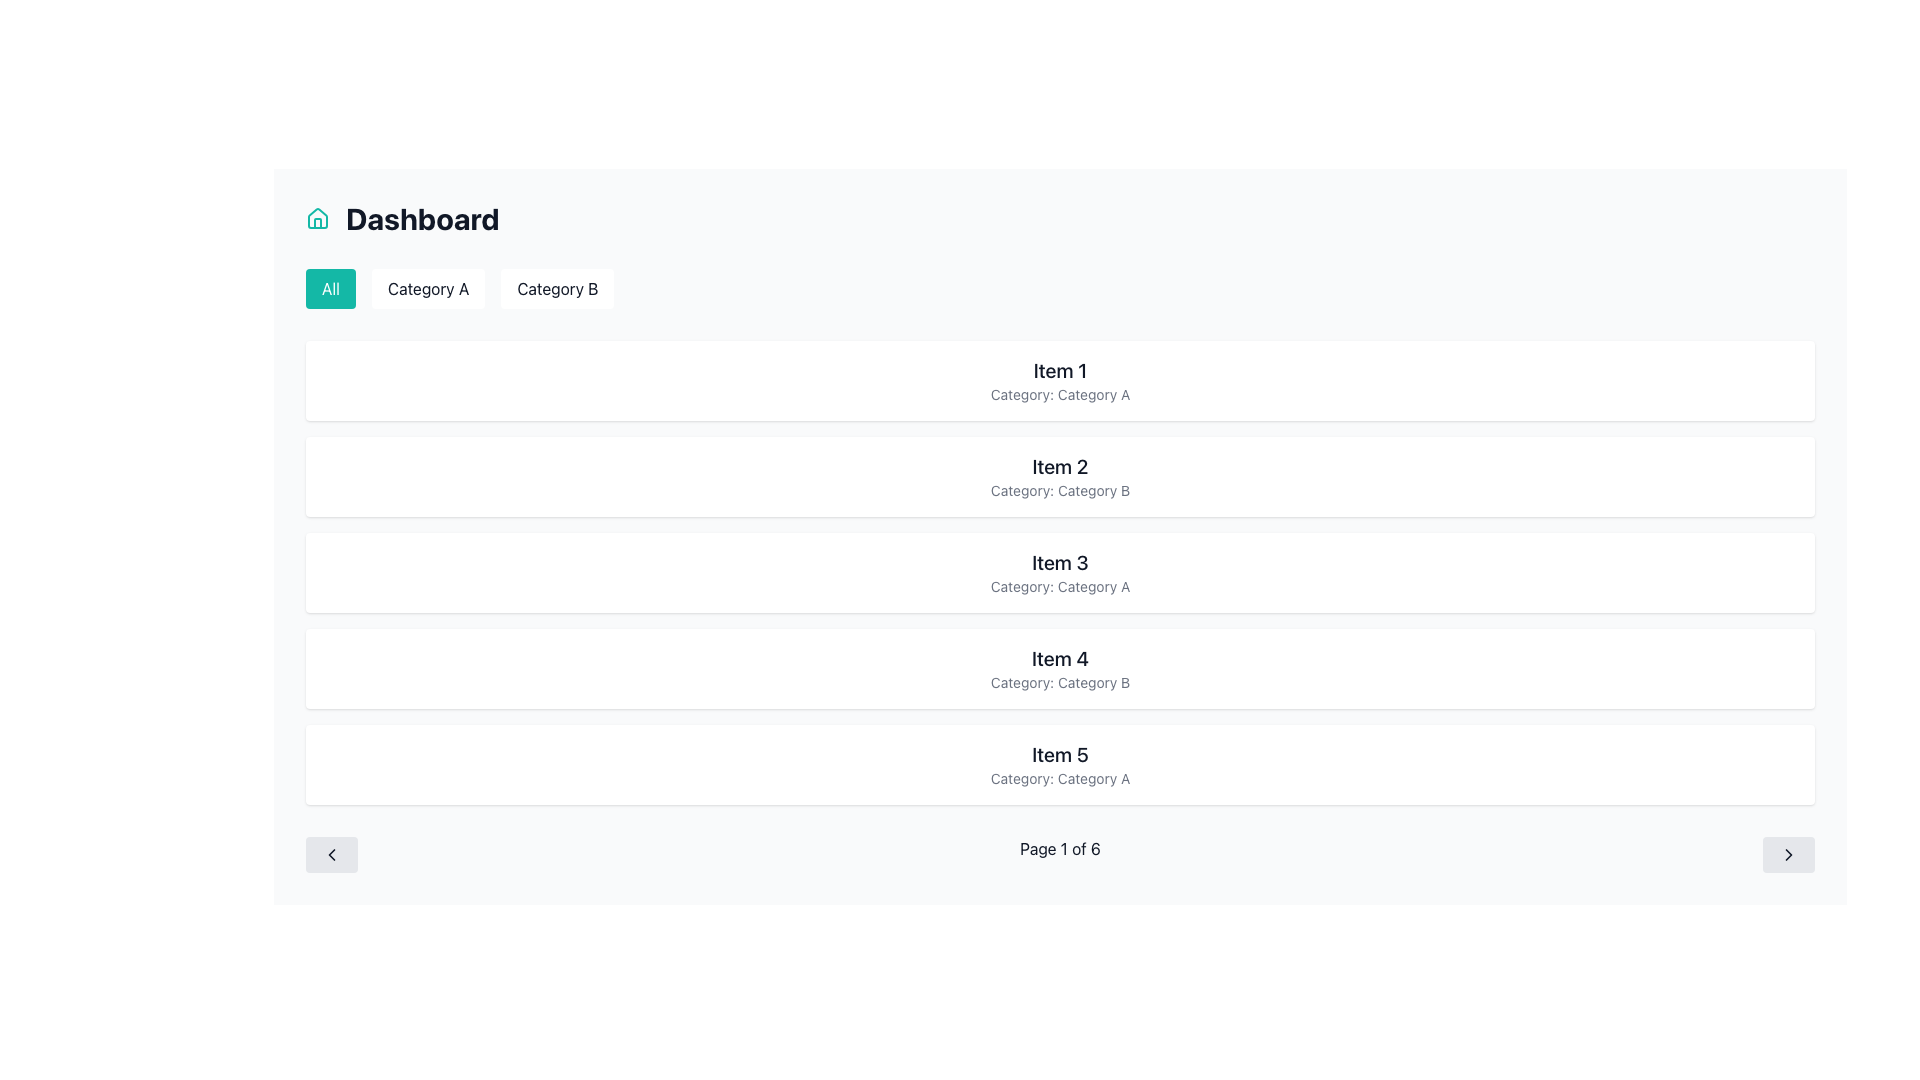  I want to click on the right-facing arrow button at the bottom right of the navigation bar, so click(1789, 855).